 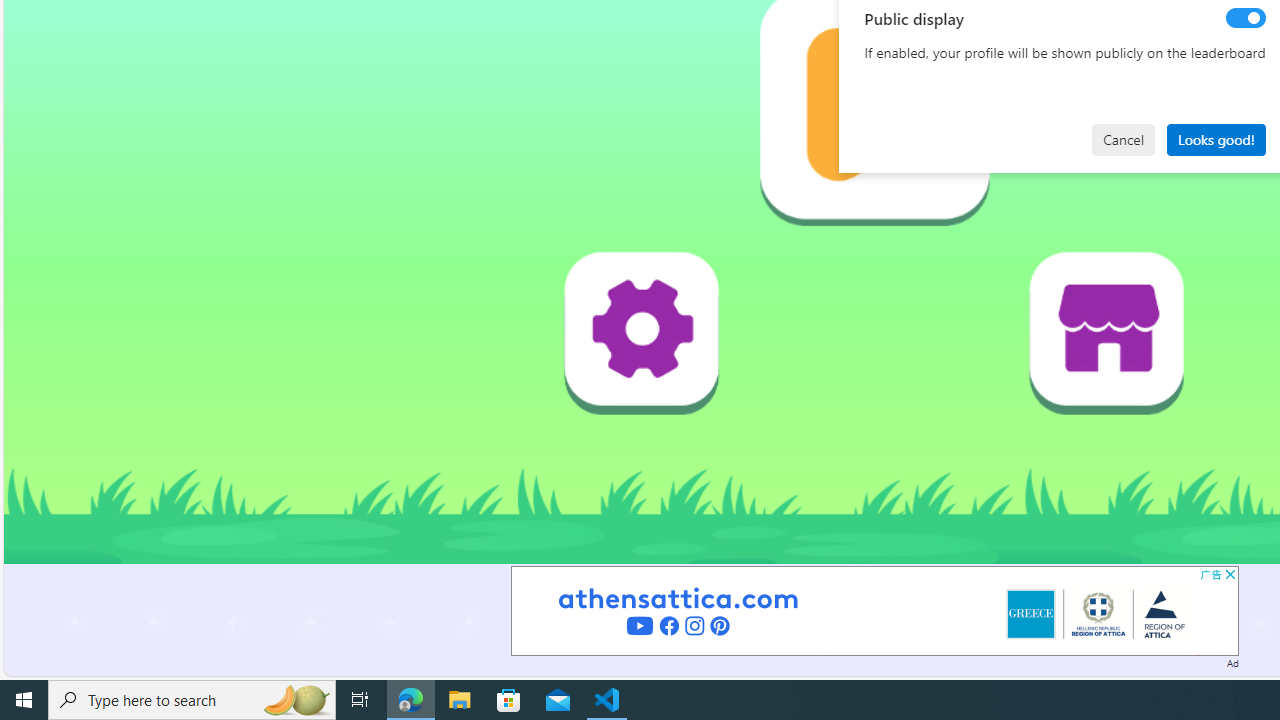 I want to click on 'Looks good!', so click(x=1215, y=138).